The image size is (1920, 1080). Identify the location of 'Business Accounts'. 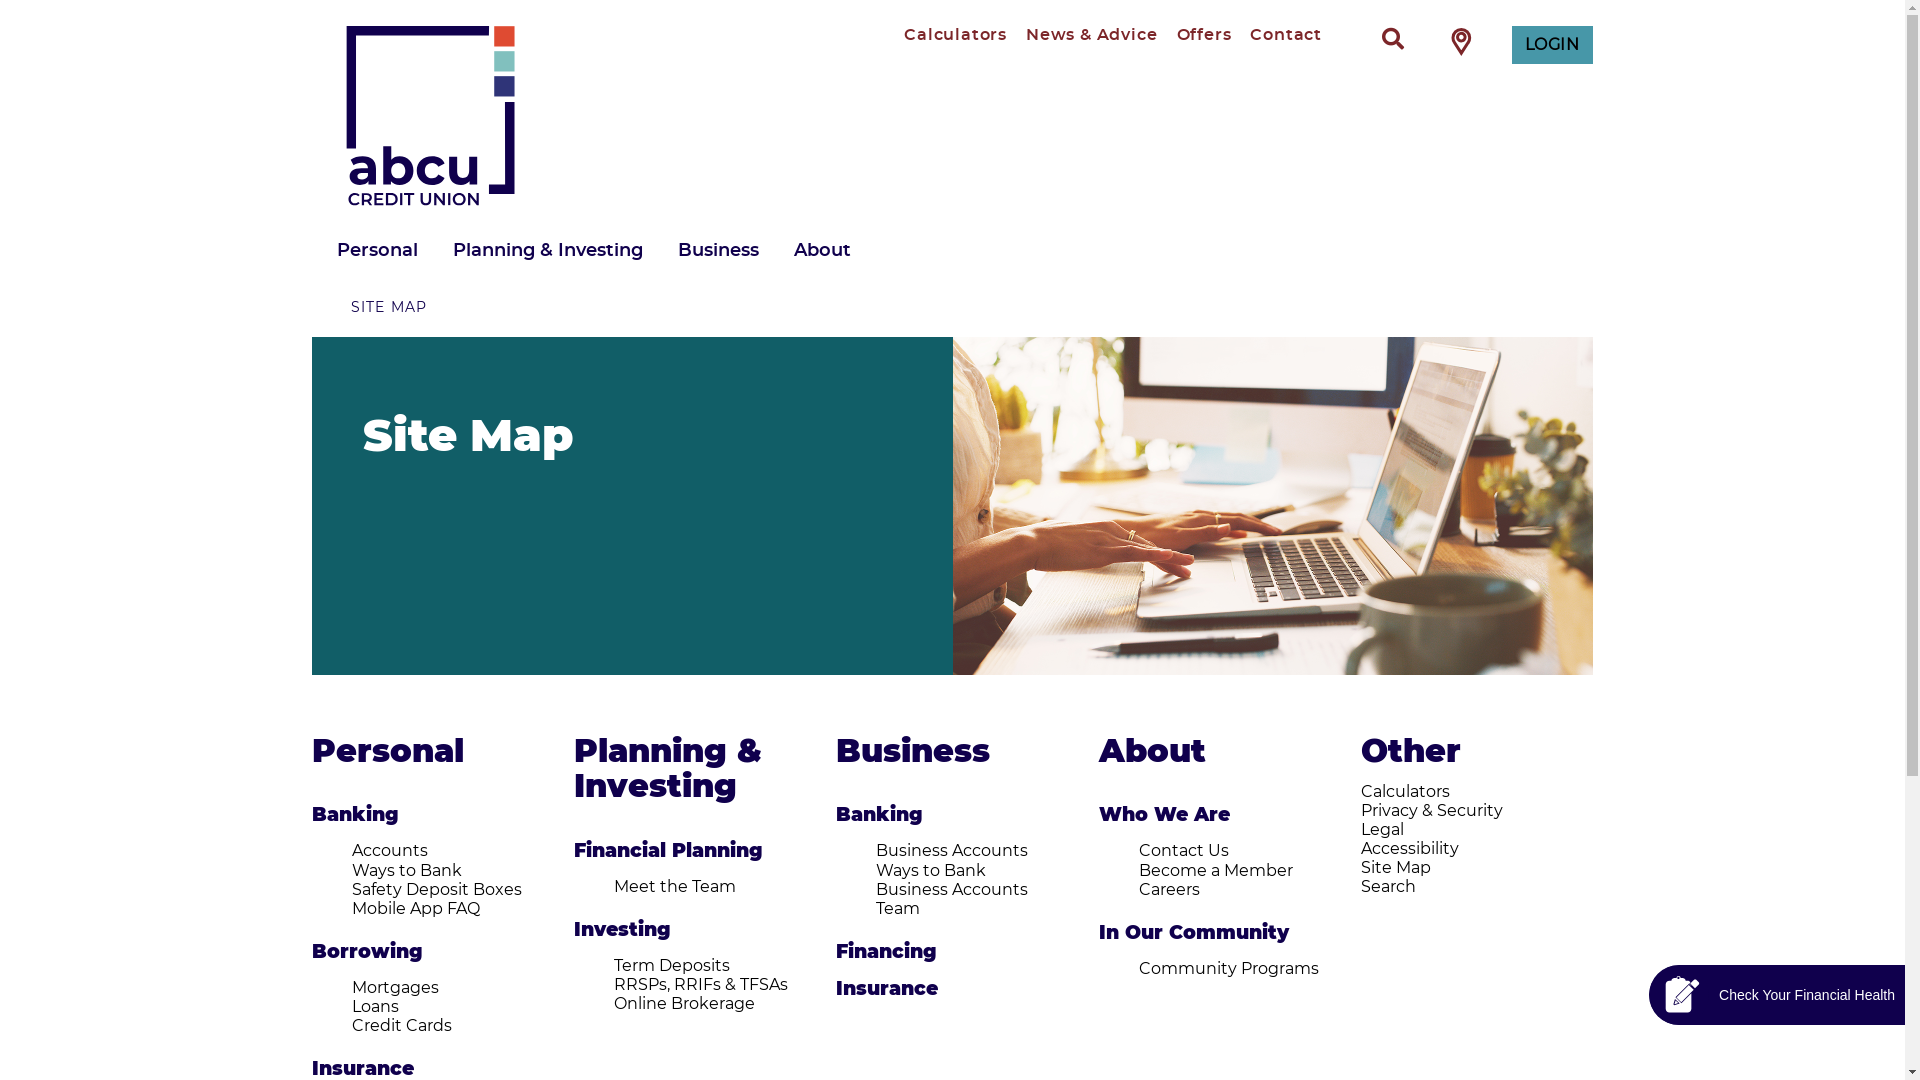
(950, 851).